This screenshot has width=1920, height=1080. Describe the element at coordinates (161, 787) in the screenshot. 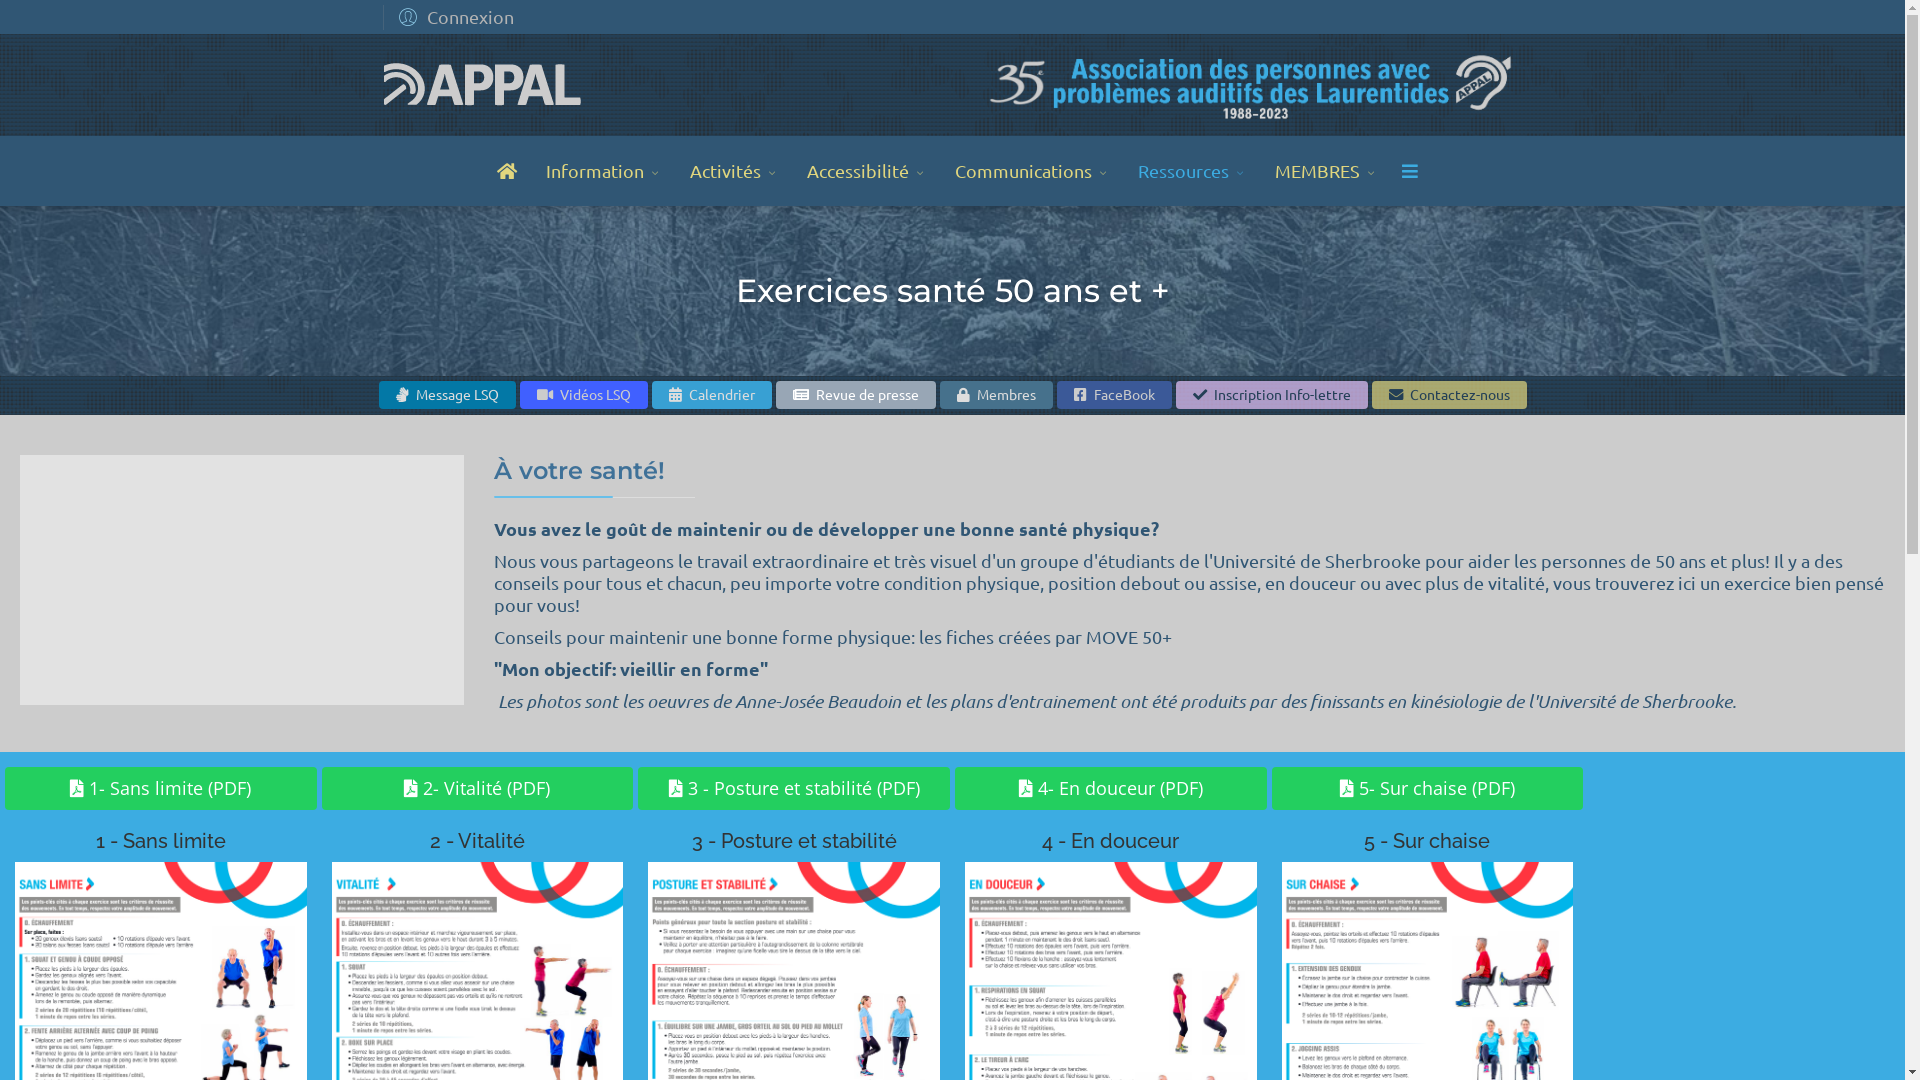

I see `'1- Sans limite (PDF)'` at that location.